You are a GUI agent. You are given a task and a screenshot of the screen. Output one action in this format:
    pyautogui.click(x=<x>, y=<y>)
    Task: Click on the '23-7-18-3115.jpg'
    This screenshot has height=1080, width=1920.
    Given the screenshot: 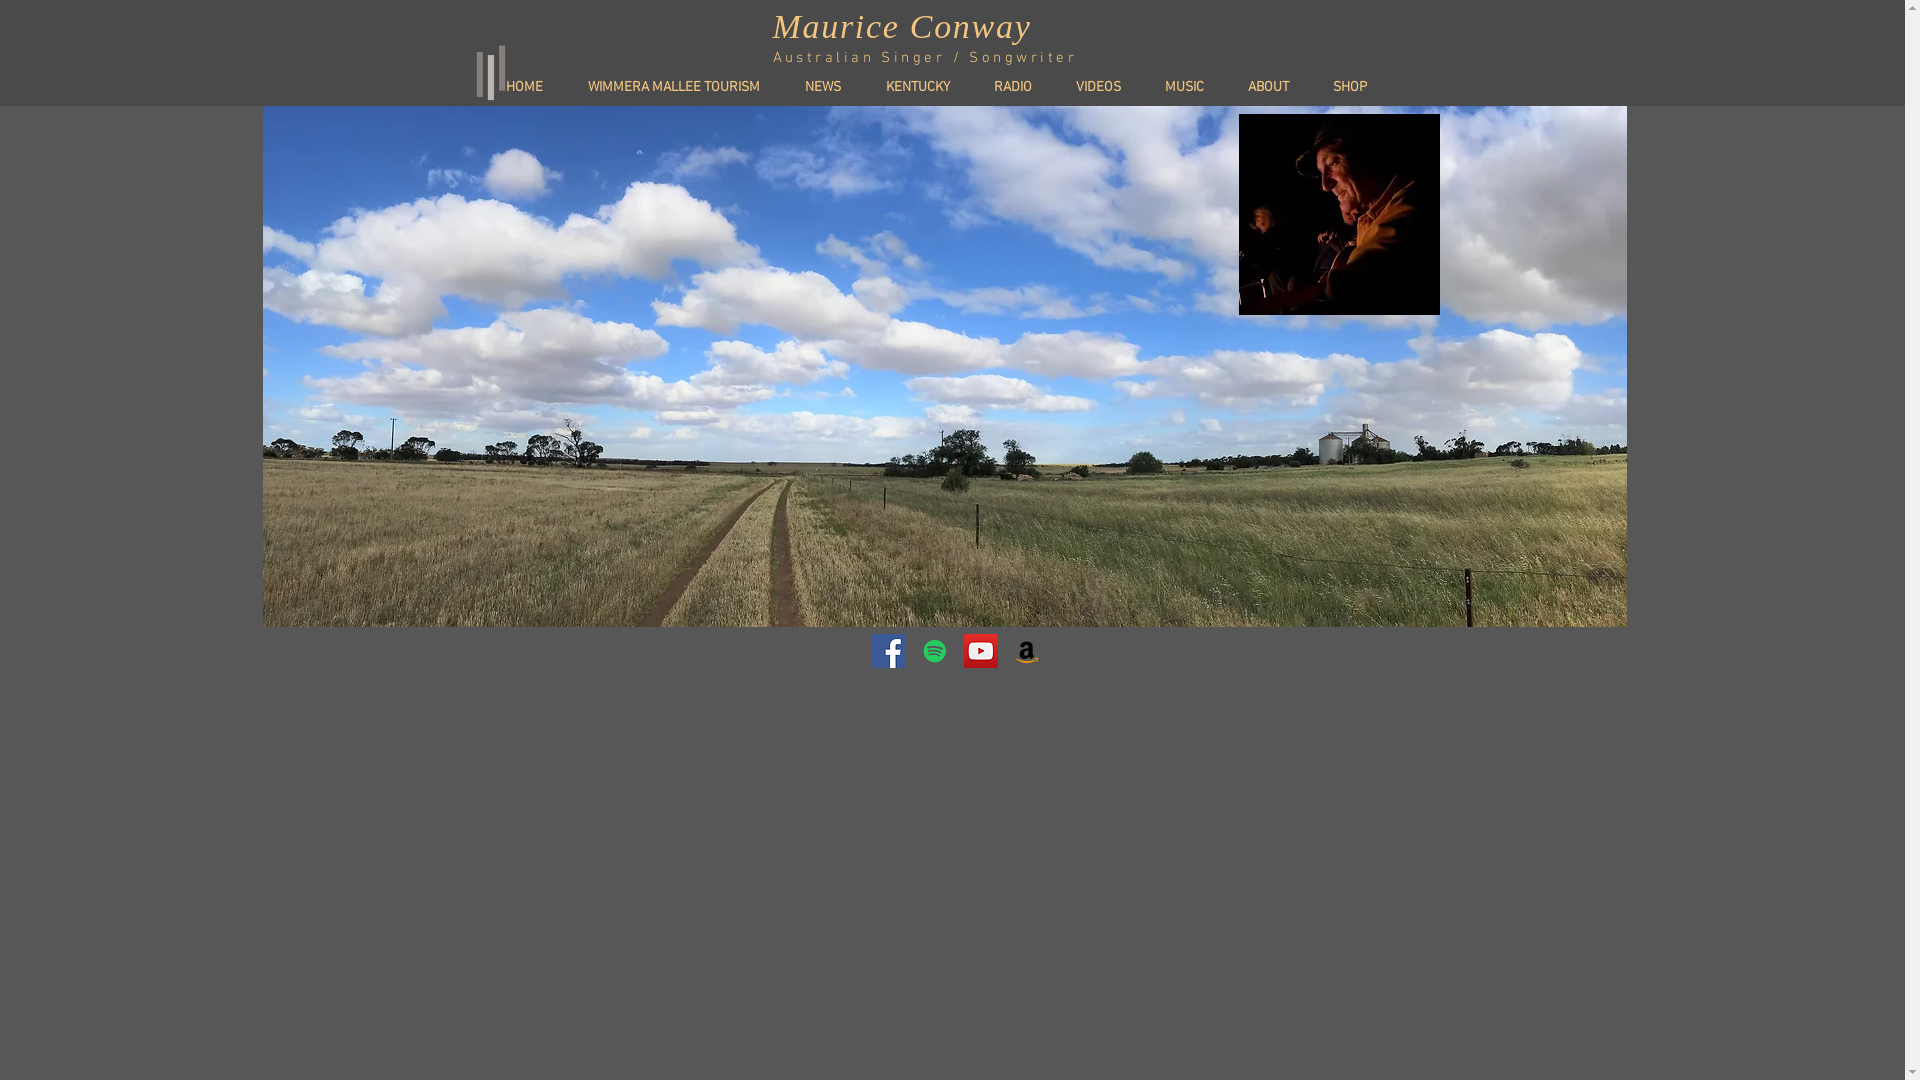 What is the action you would take?
    pyautogui.click(x=1237, y=214)
    